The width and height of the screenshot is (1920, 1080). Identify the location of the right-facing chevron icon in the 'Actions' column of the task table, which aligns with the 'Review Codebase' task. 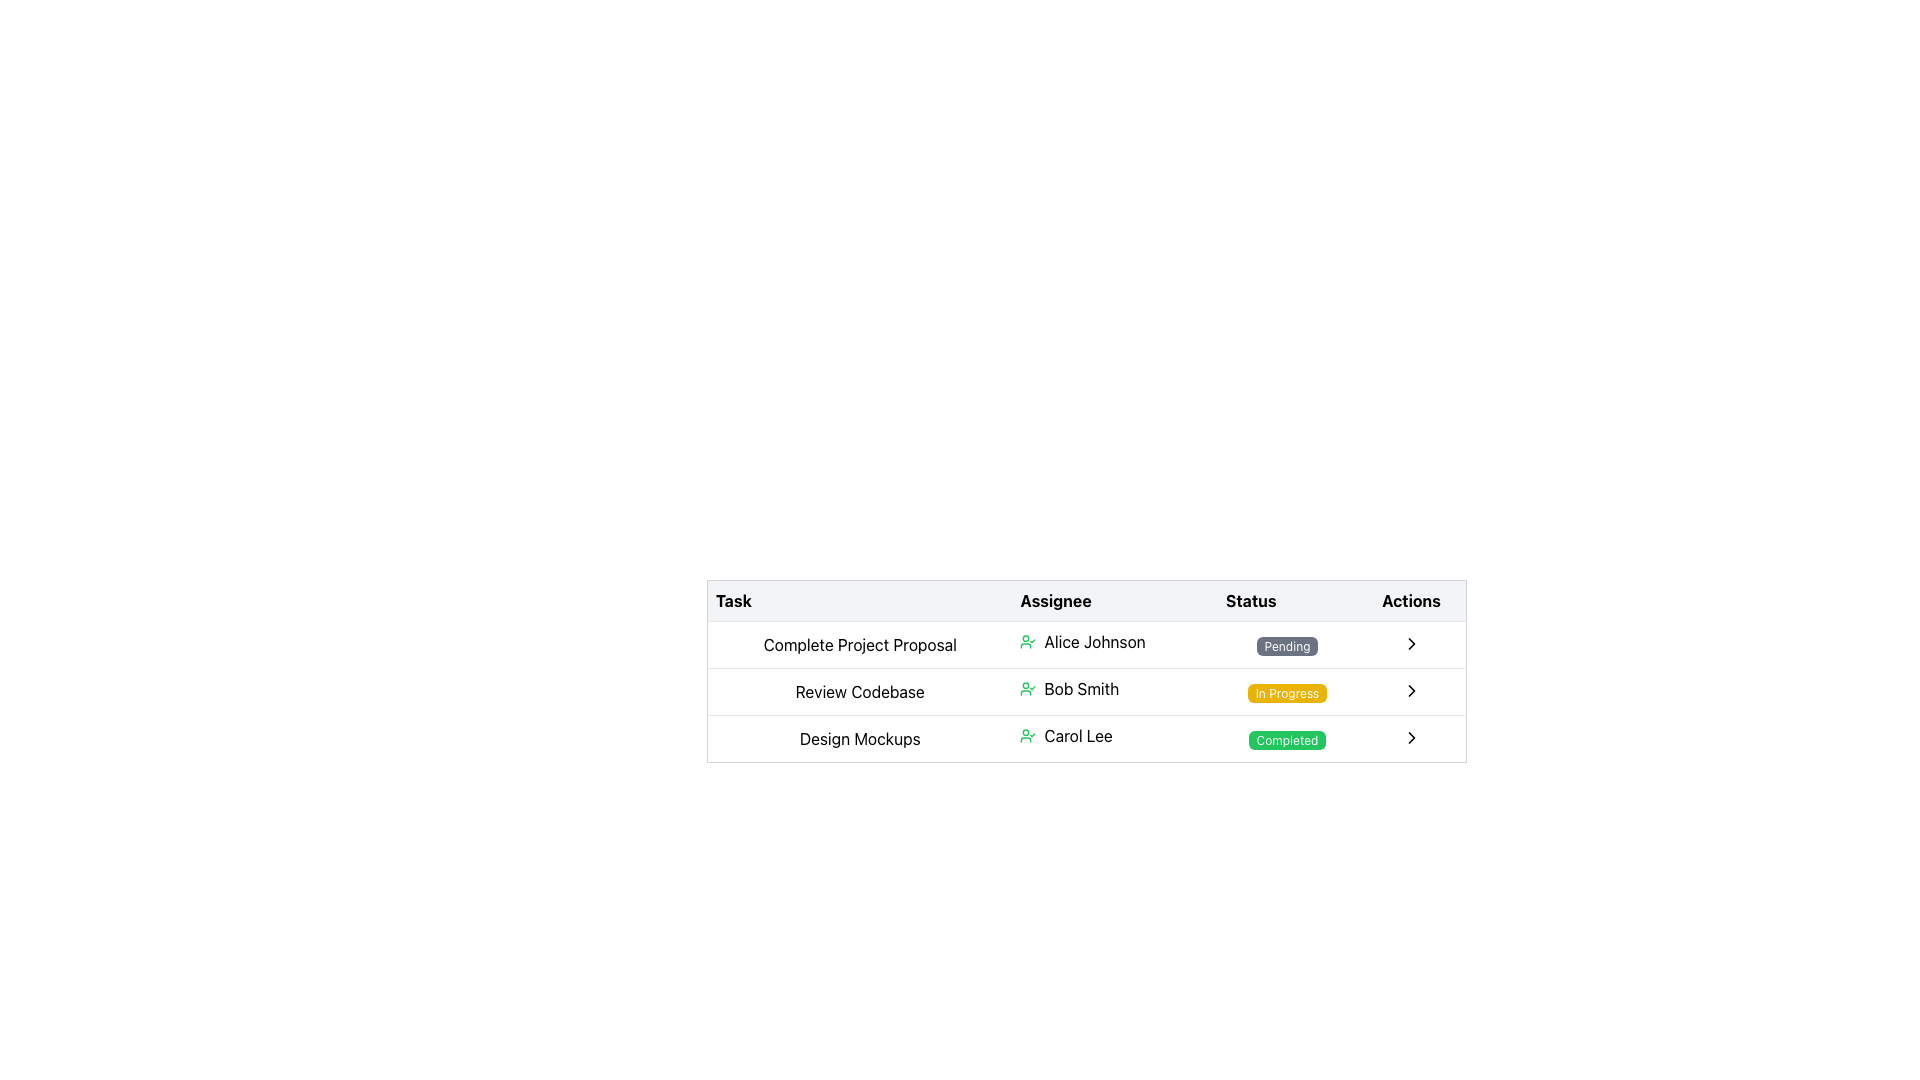
(1410, 689).